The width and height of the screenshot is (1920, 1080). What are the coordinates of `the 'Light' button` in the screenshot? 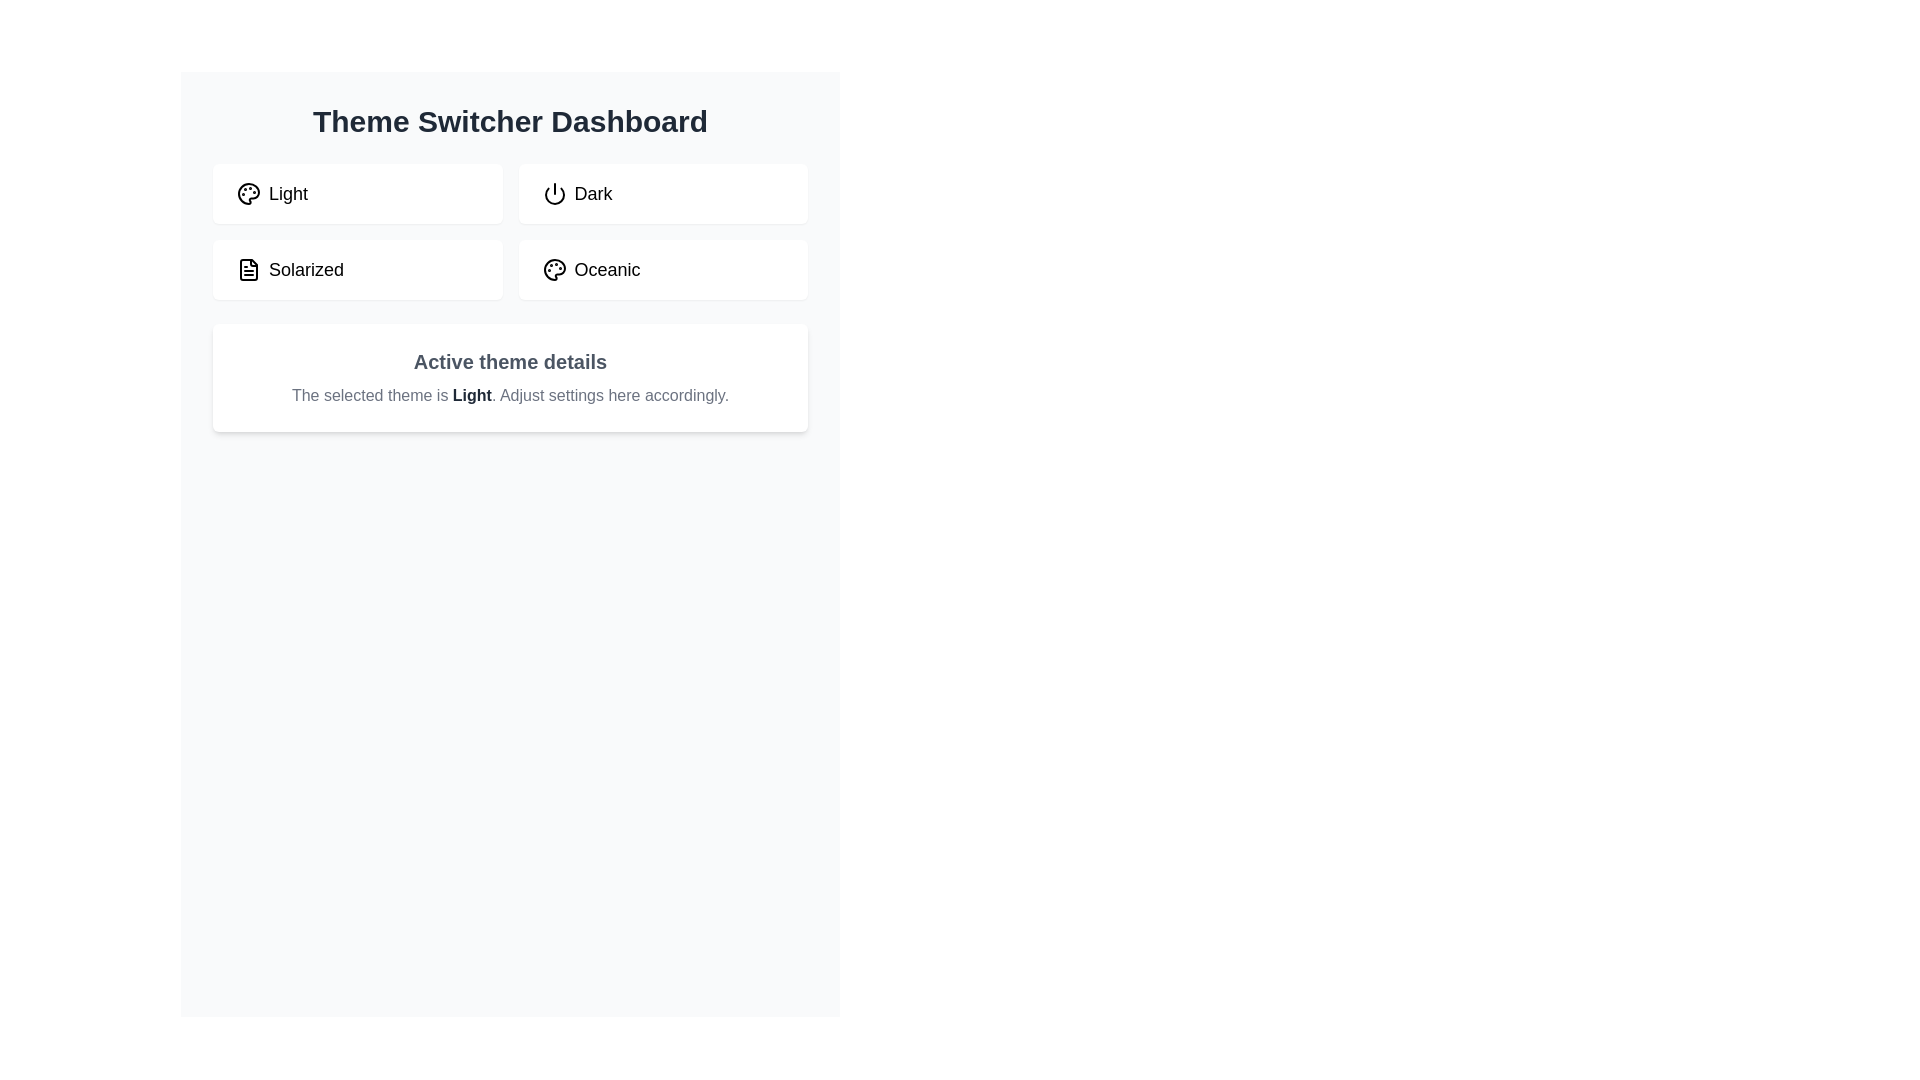 It's located at (357, 193).